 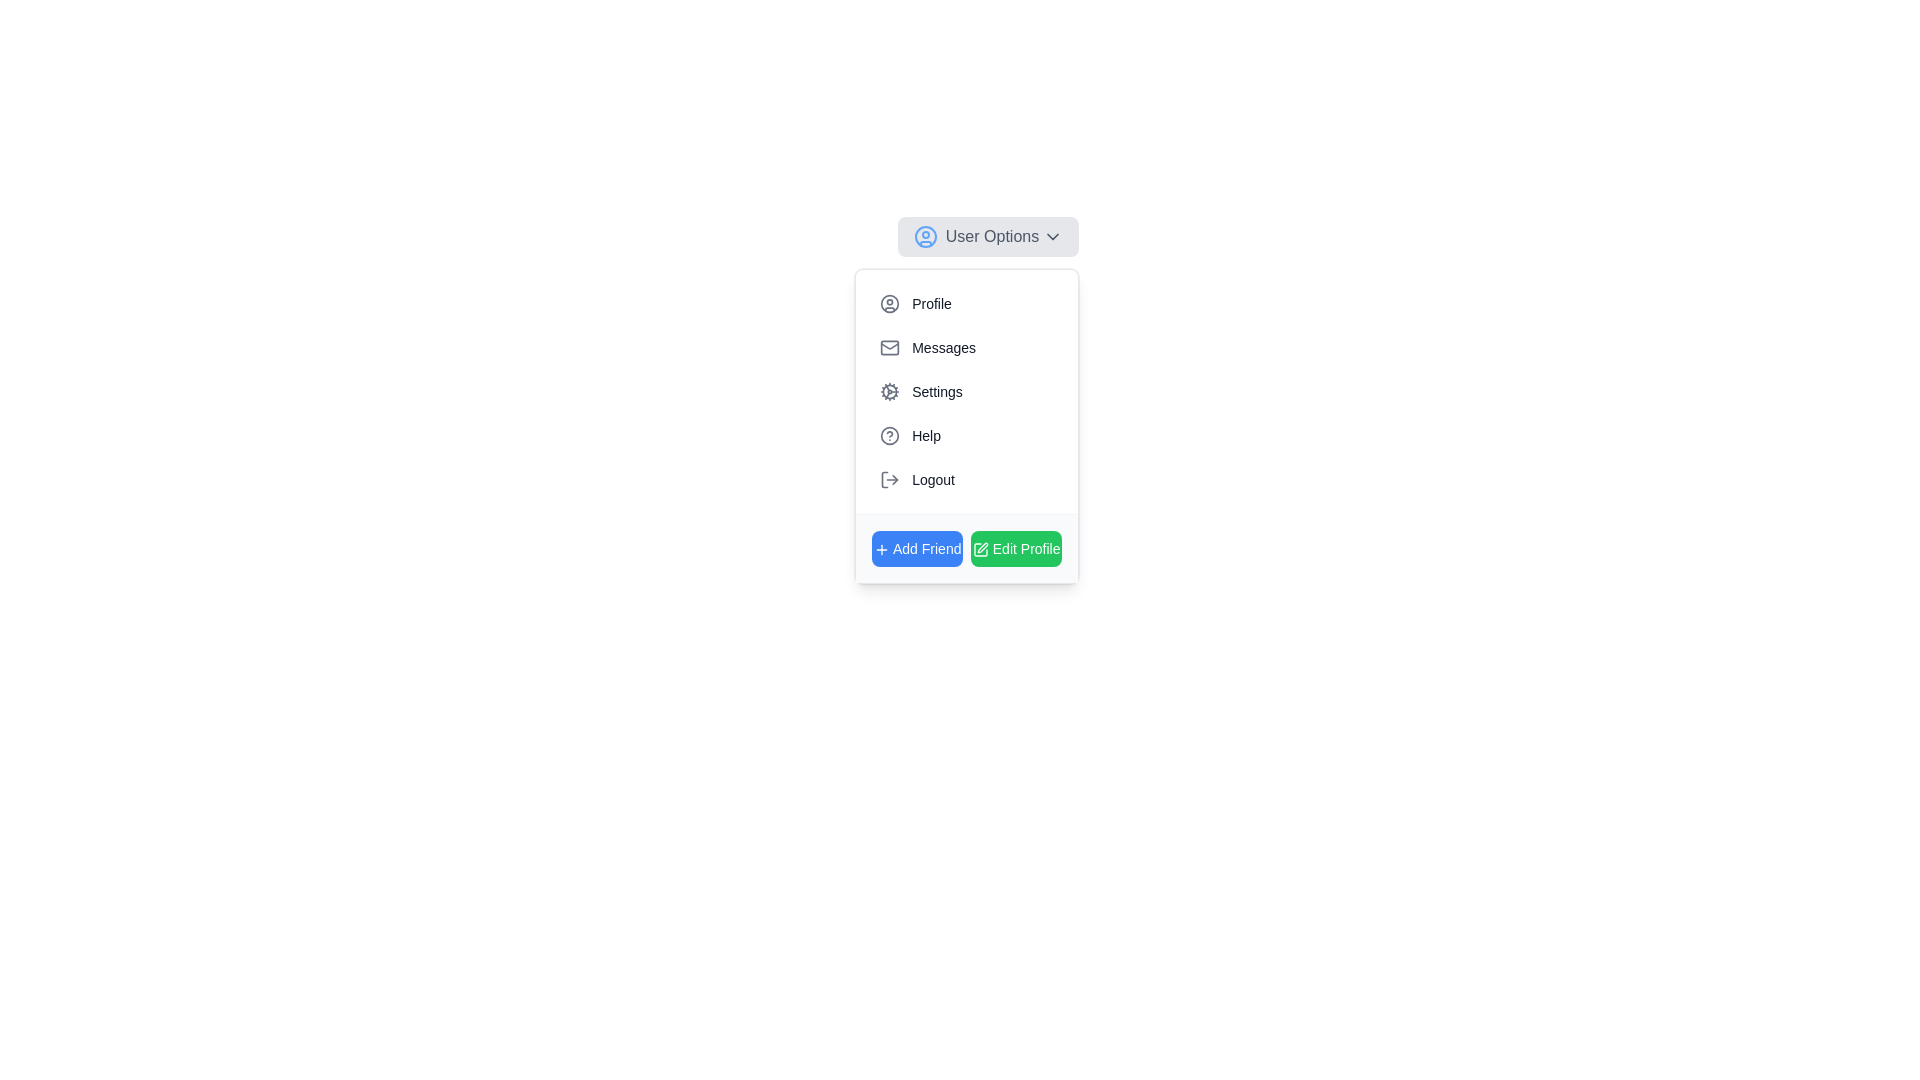 What do you see at coordinates (889, 479) in the screenshot?
I see `the logout icon, which is a 20x20 pixels SVG icon displaying a logout symbol, located next to the 'Logout' menu item for visual feedback` at bounding box center [889, 479].